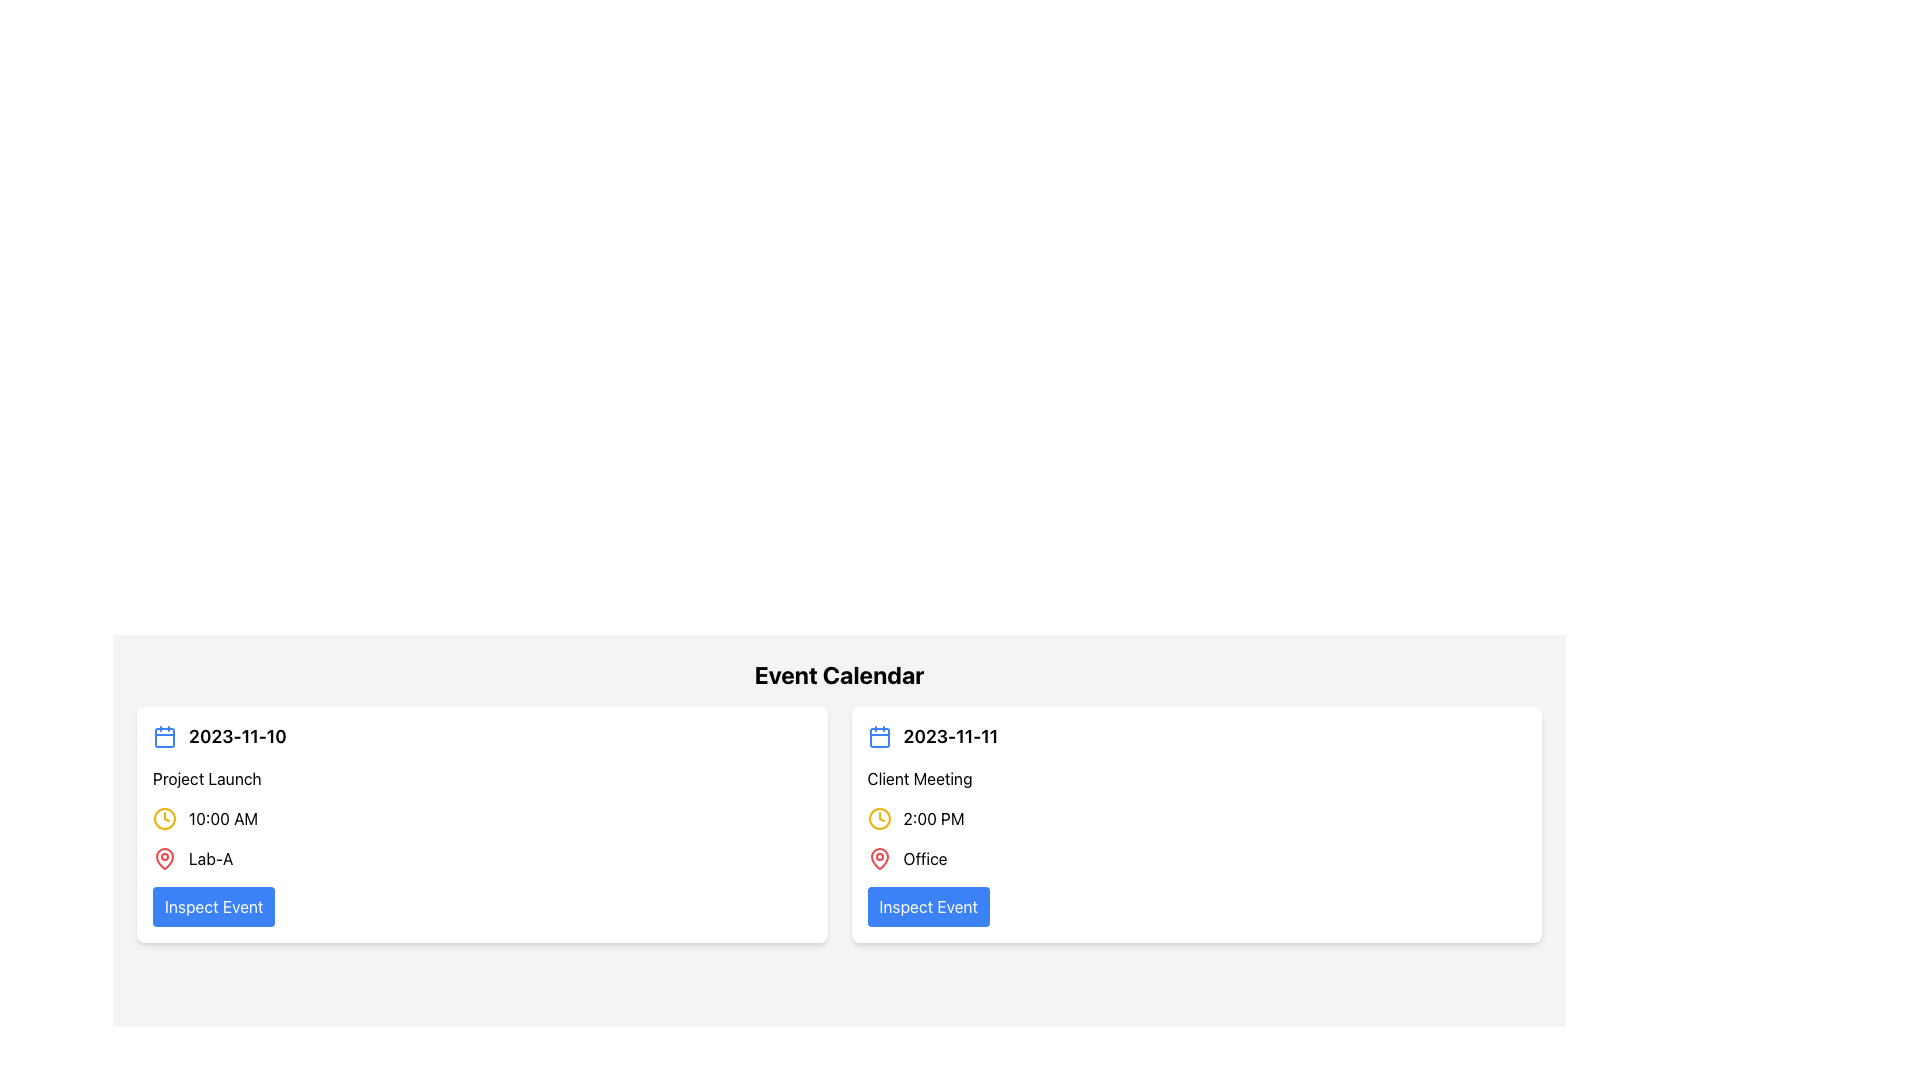 This screenshot has height=1080, width=1920. Describe the element at coordinates (214, 906) in the screenshot. I see `the button at the bottom of the event information group` at that location.